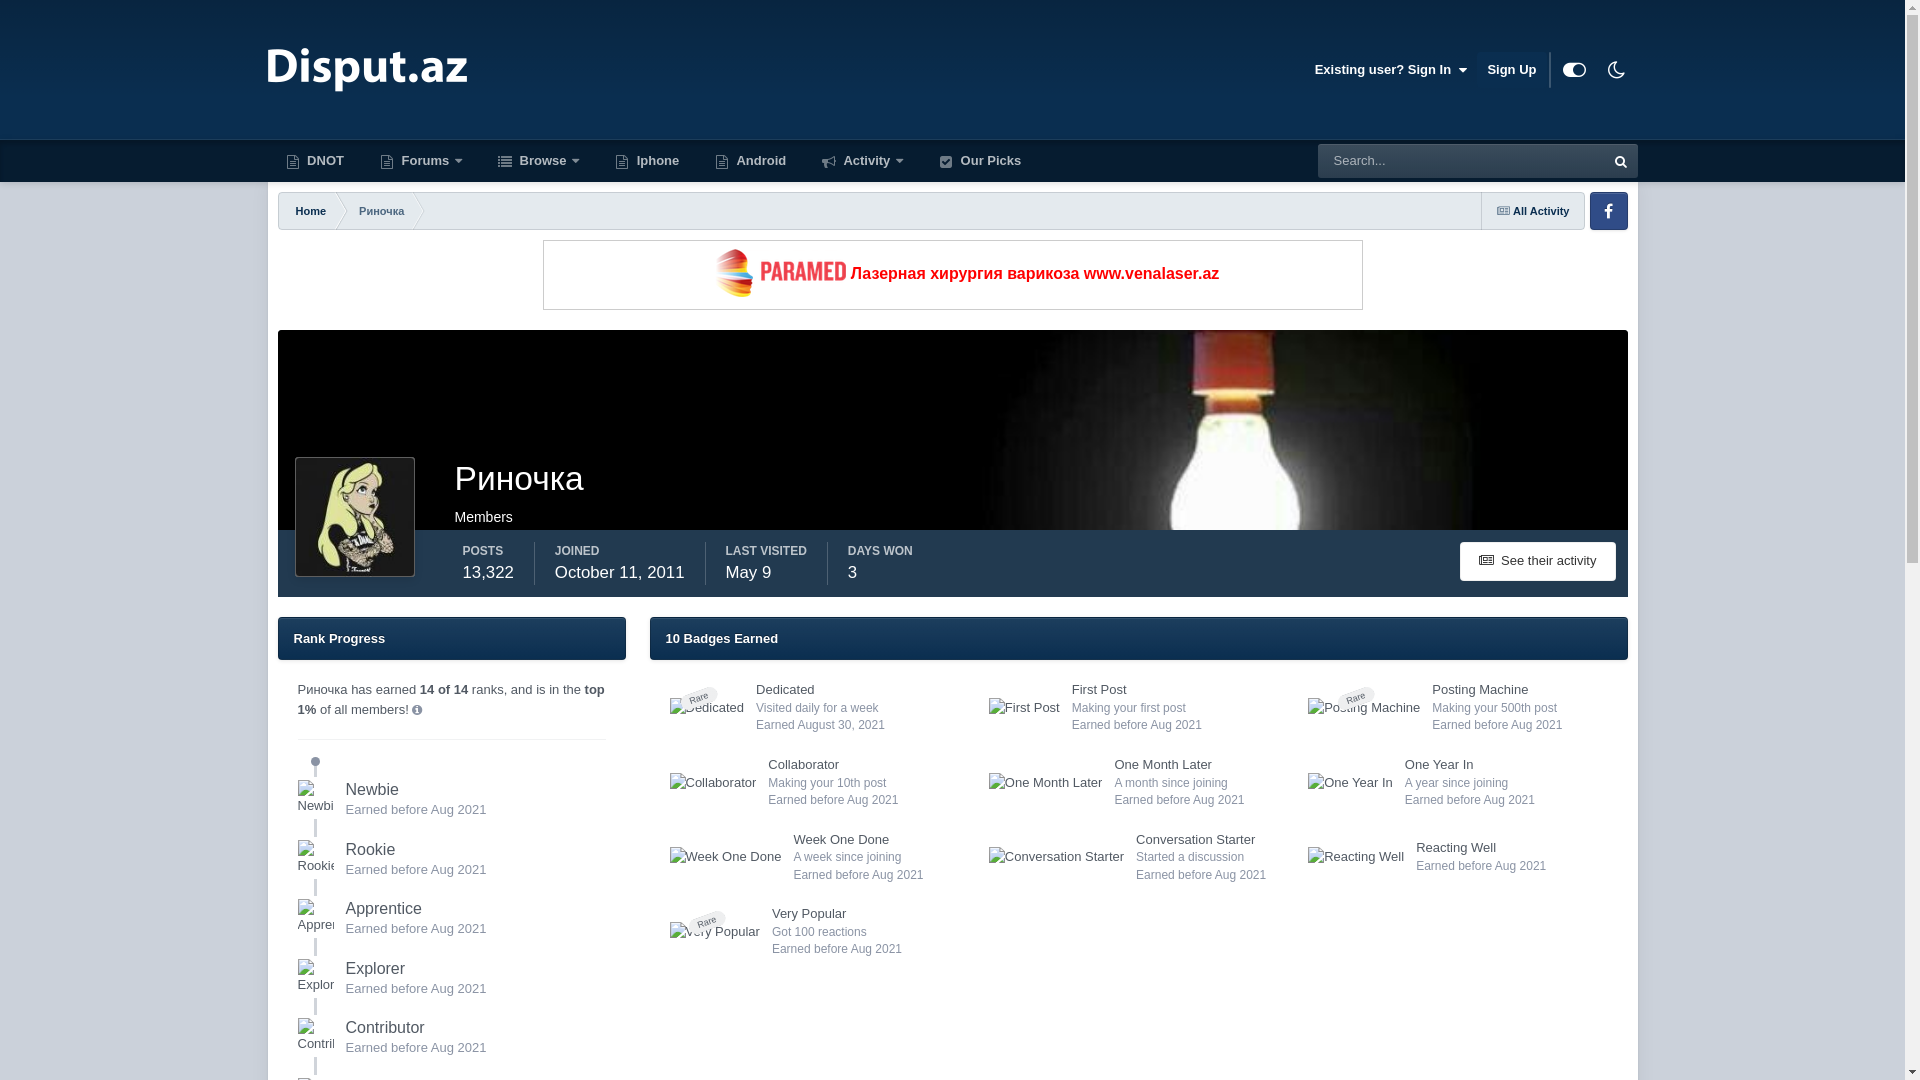 This screenshot has width=1920, height=1080. Describe the element at coordinates (315, 917) in the screenshot. I see `'Rank: Apprentice (3/14)'` at that location.